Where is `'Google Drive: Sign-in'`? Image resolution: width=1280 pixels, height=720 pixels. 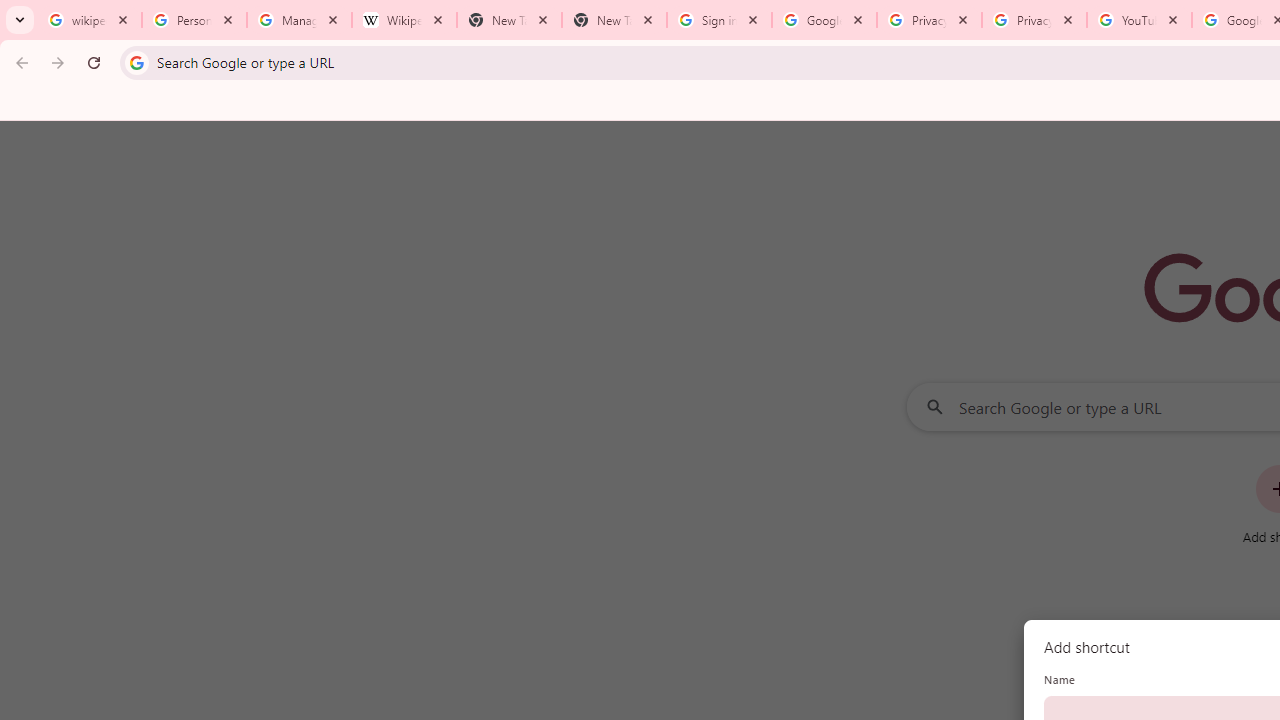
'Google Drive: Sign-in' is located at coordinates (824, 20).